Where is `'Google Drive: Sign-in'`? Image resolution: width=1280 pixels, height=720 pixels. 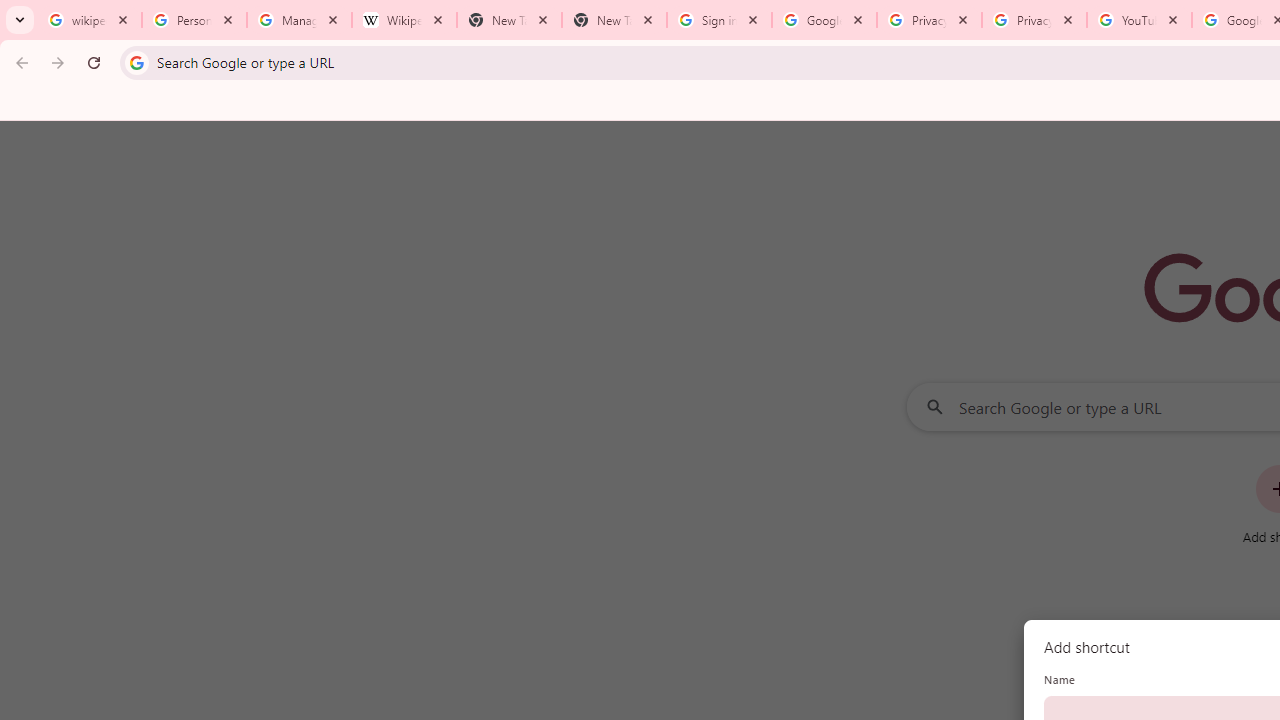
'Google Drive: Sign-in' is located at coordinates (824, 20).